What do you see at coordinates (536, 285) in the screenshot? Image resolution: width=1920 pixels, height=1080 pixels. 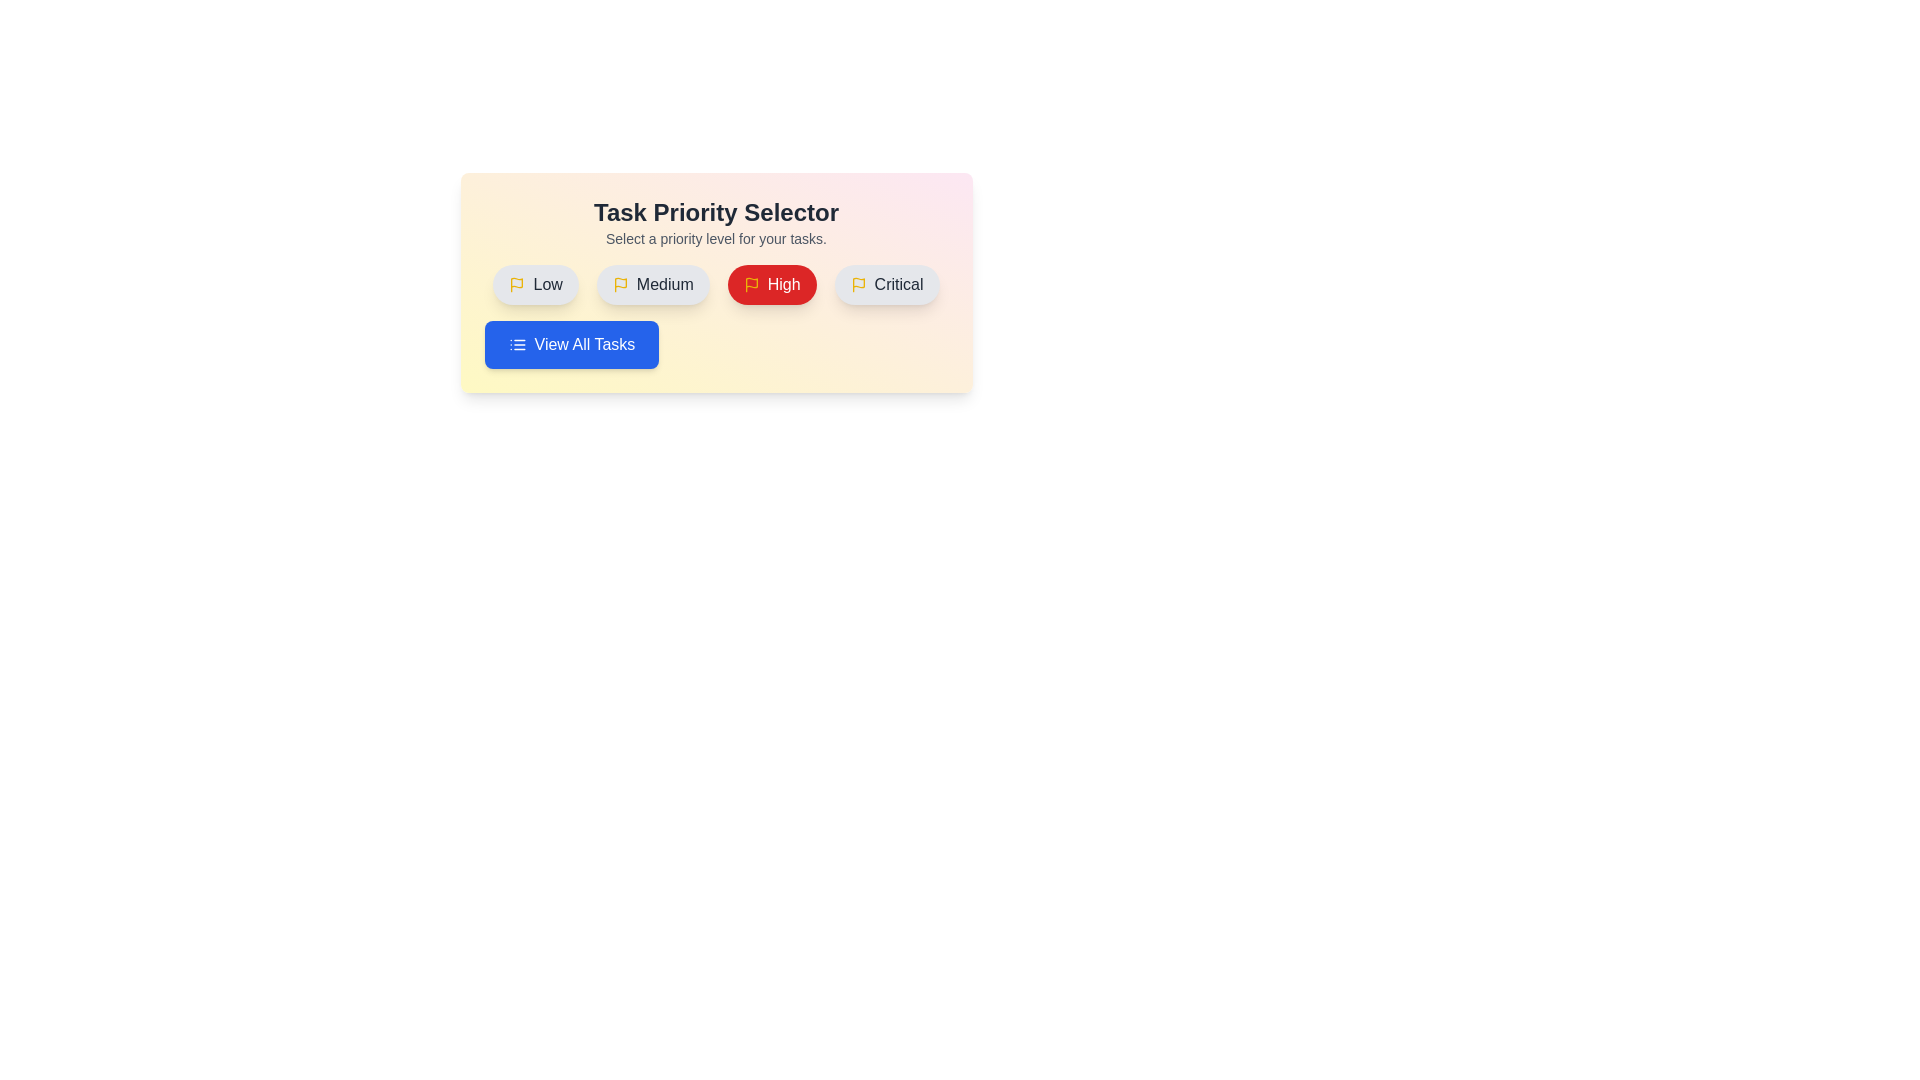 I see `the button corresponding to the priority level Low` at bounding box center [536, 285].